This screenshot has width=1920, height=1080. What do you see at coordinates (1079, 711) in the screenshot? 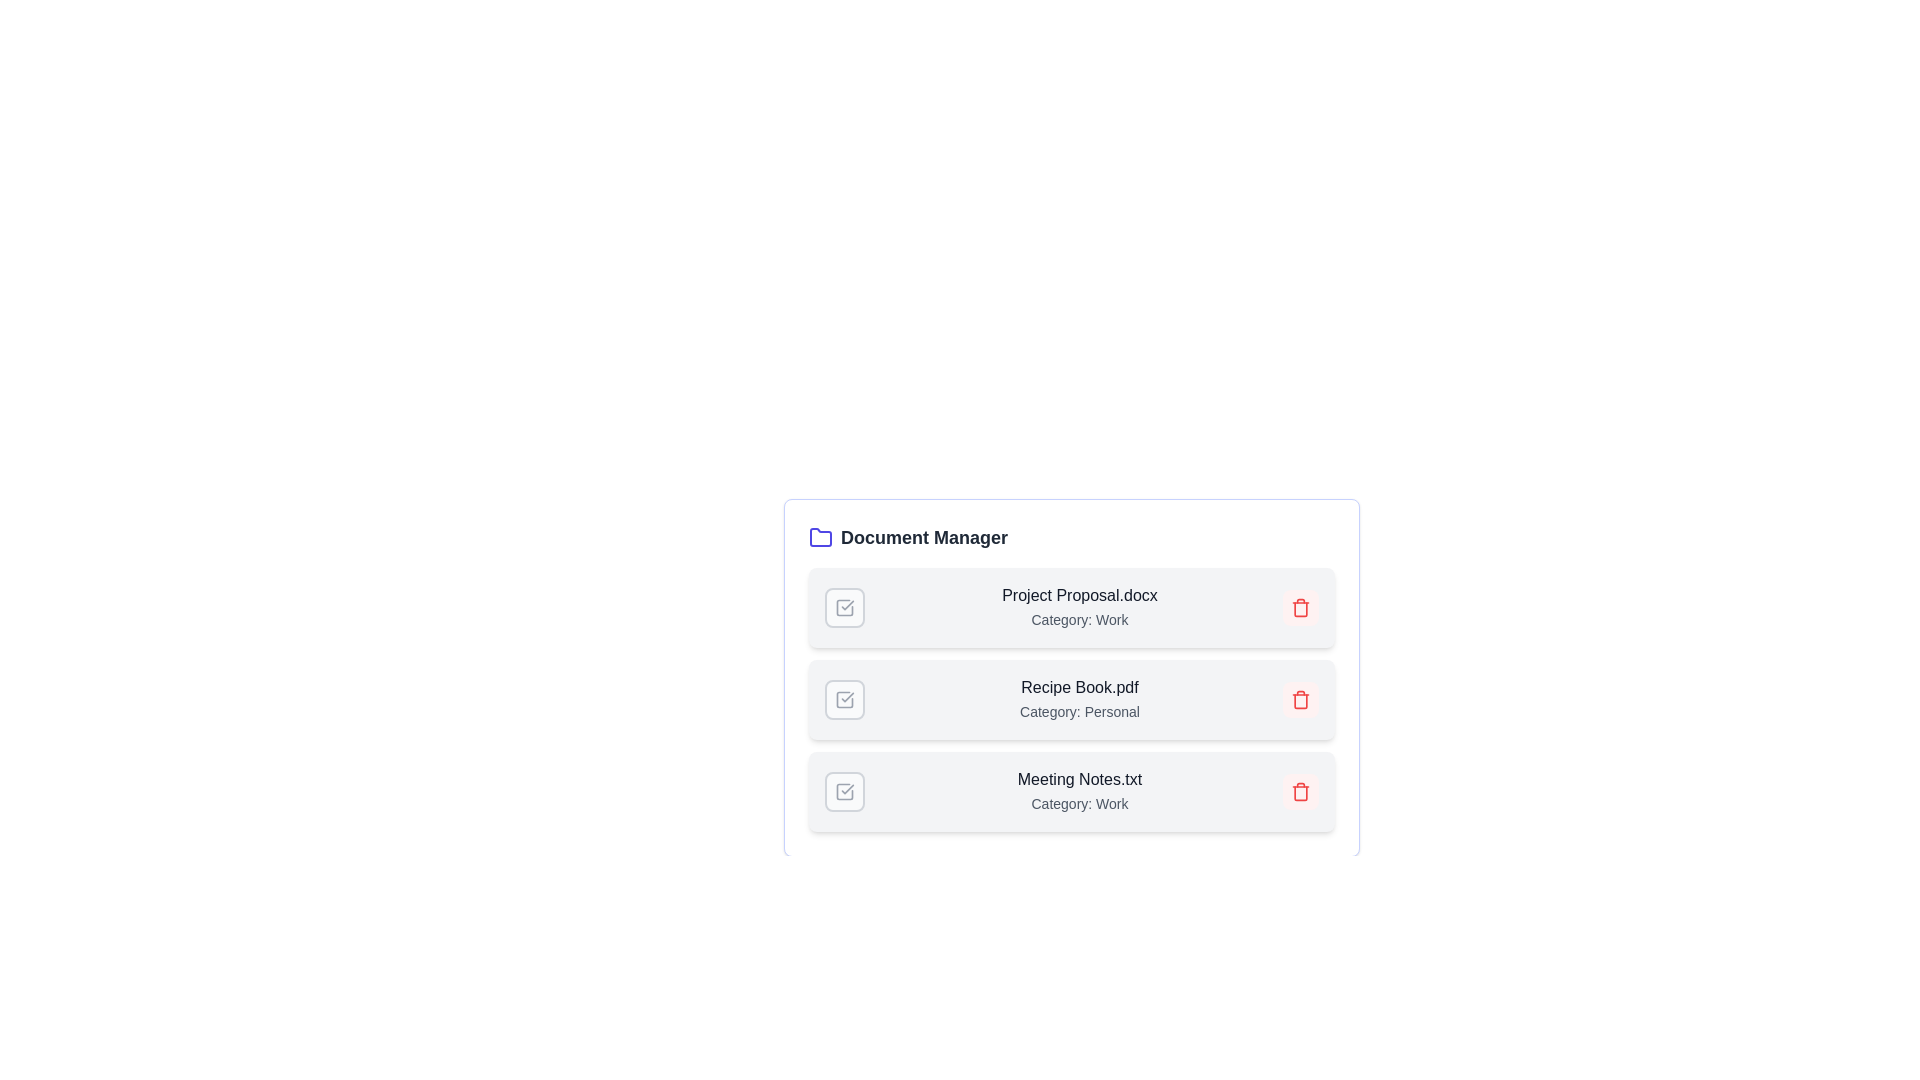
I see `the Text Label displaying 'Category: Personal' that is located beneath the 'Recipe Book.pdf' label in the document list` at bounding box center [1079, 711].